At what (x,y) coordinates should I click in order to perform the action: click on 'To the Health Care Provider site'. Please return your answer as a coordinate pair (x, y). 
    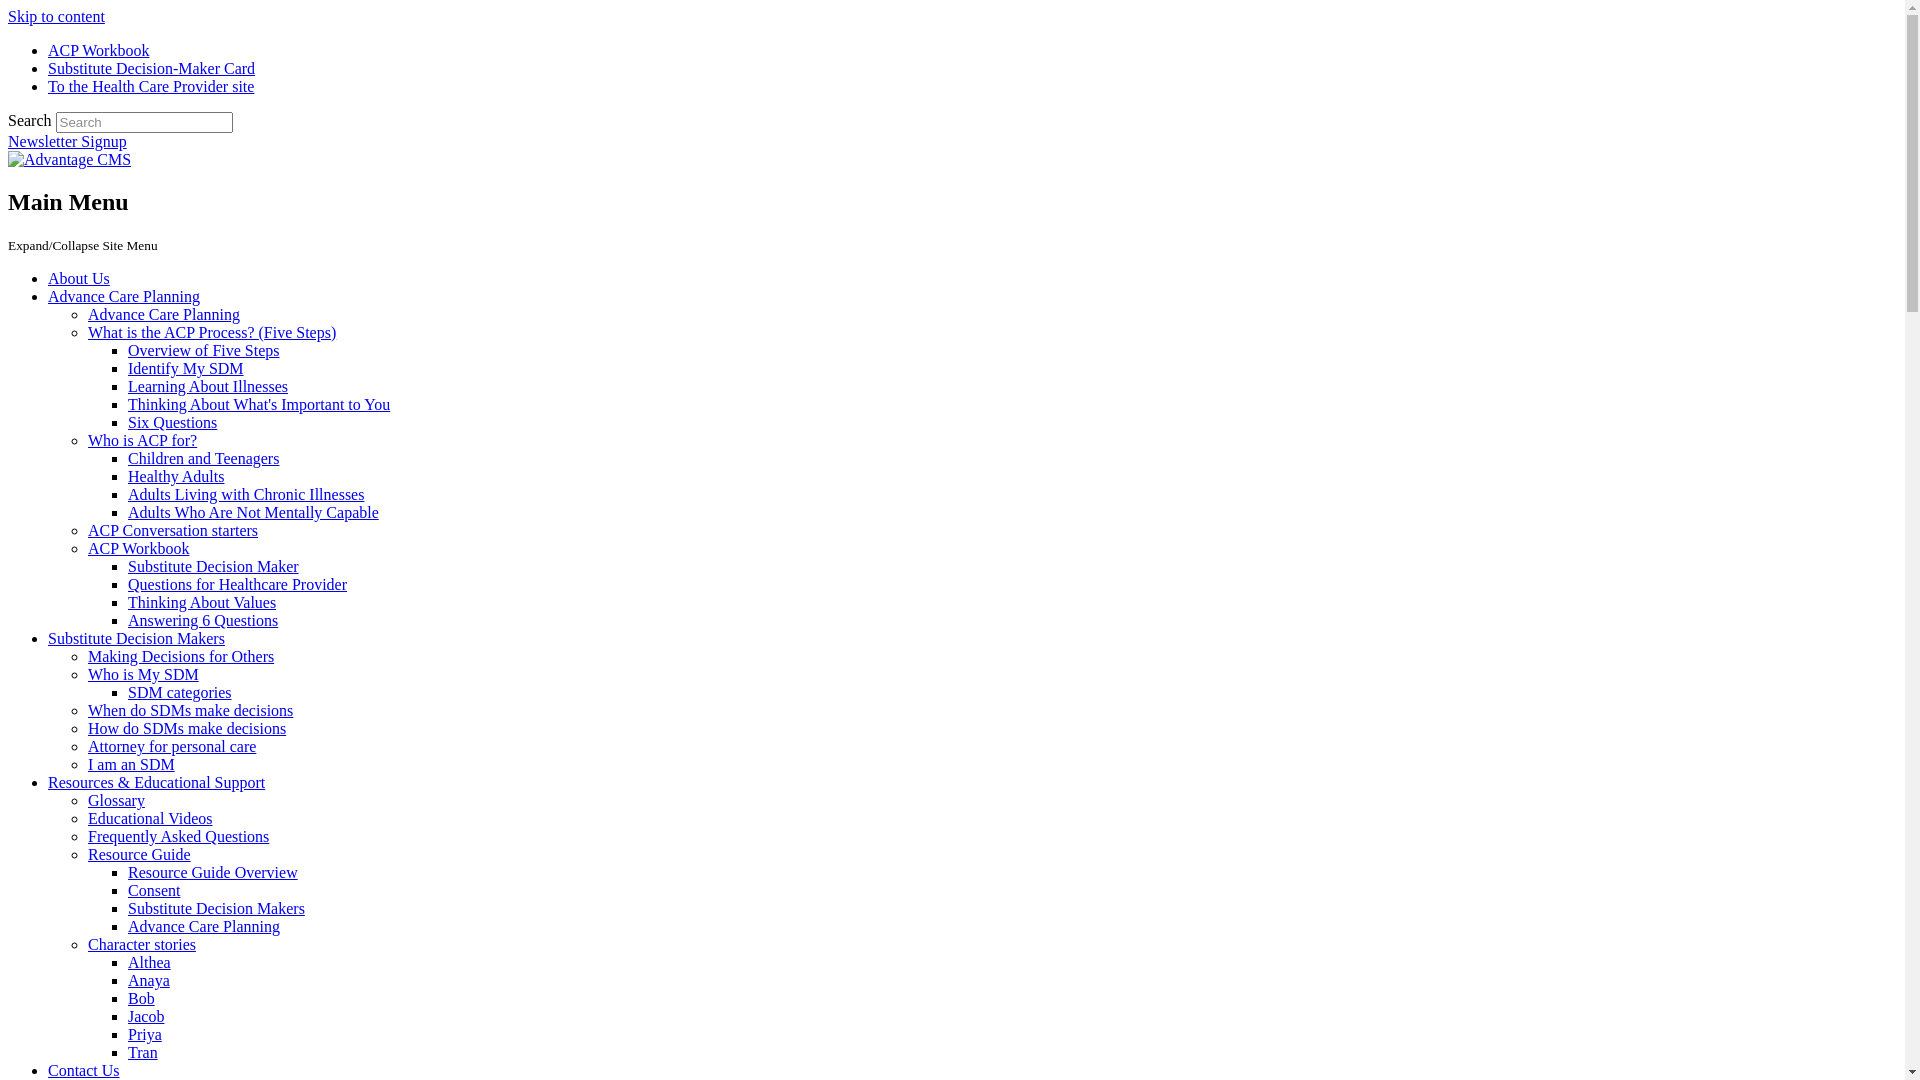
    Looking at the image, I should click on (48, 85).